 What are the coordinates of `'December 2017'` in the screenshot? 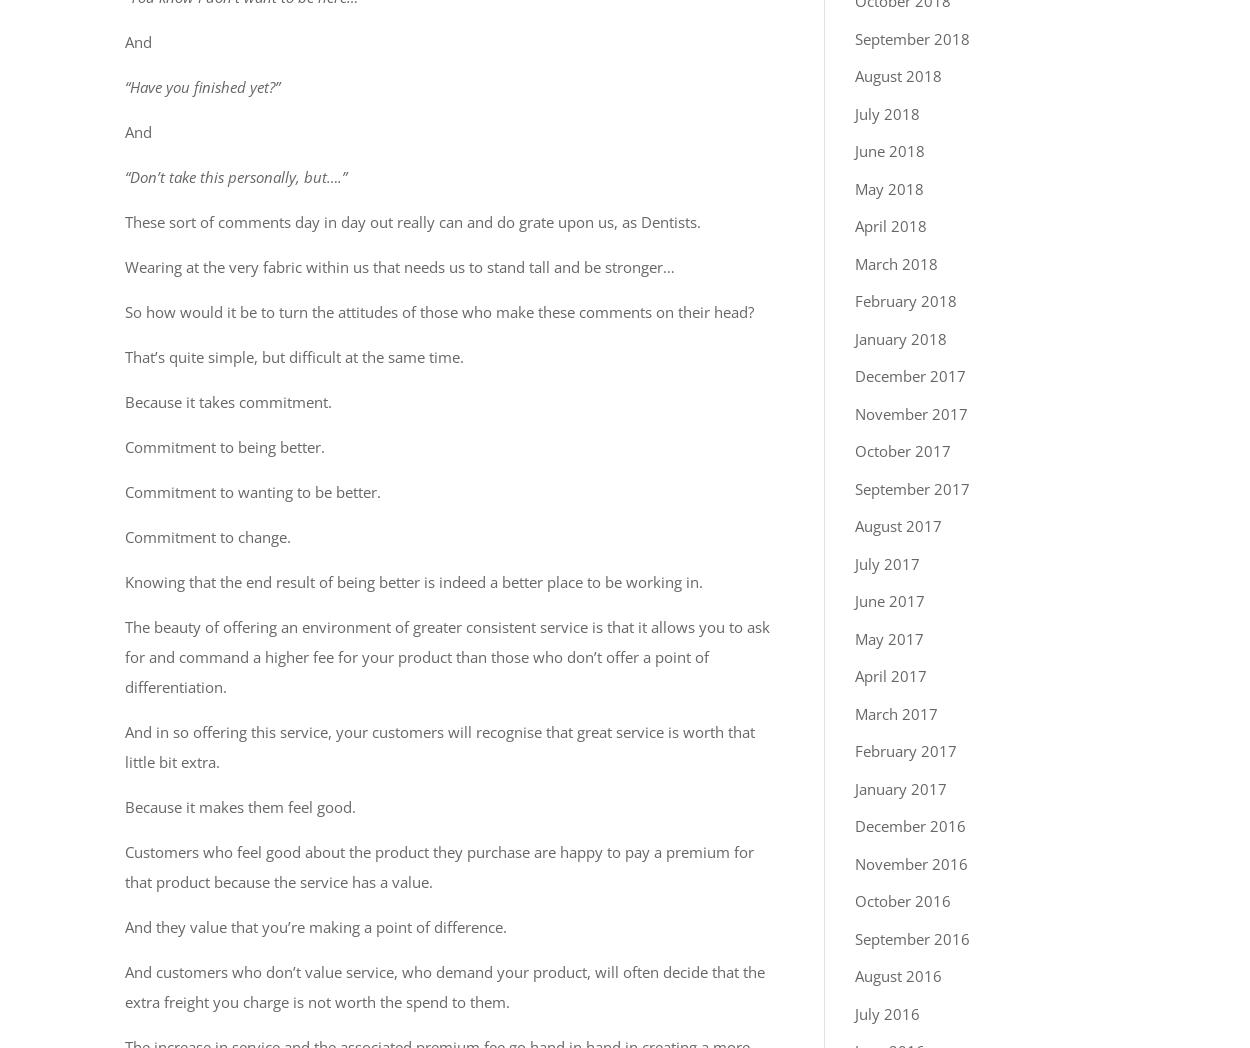 It's located at (910, 375).